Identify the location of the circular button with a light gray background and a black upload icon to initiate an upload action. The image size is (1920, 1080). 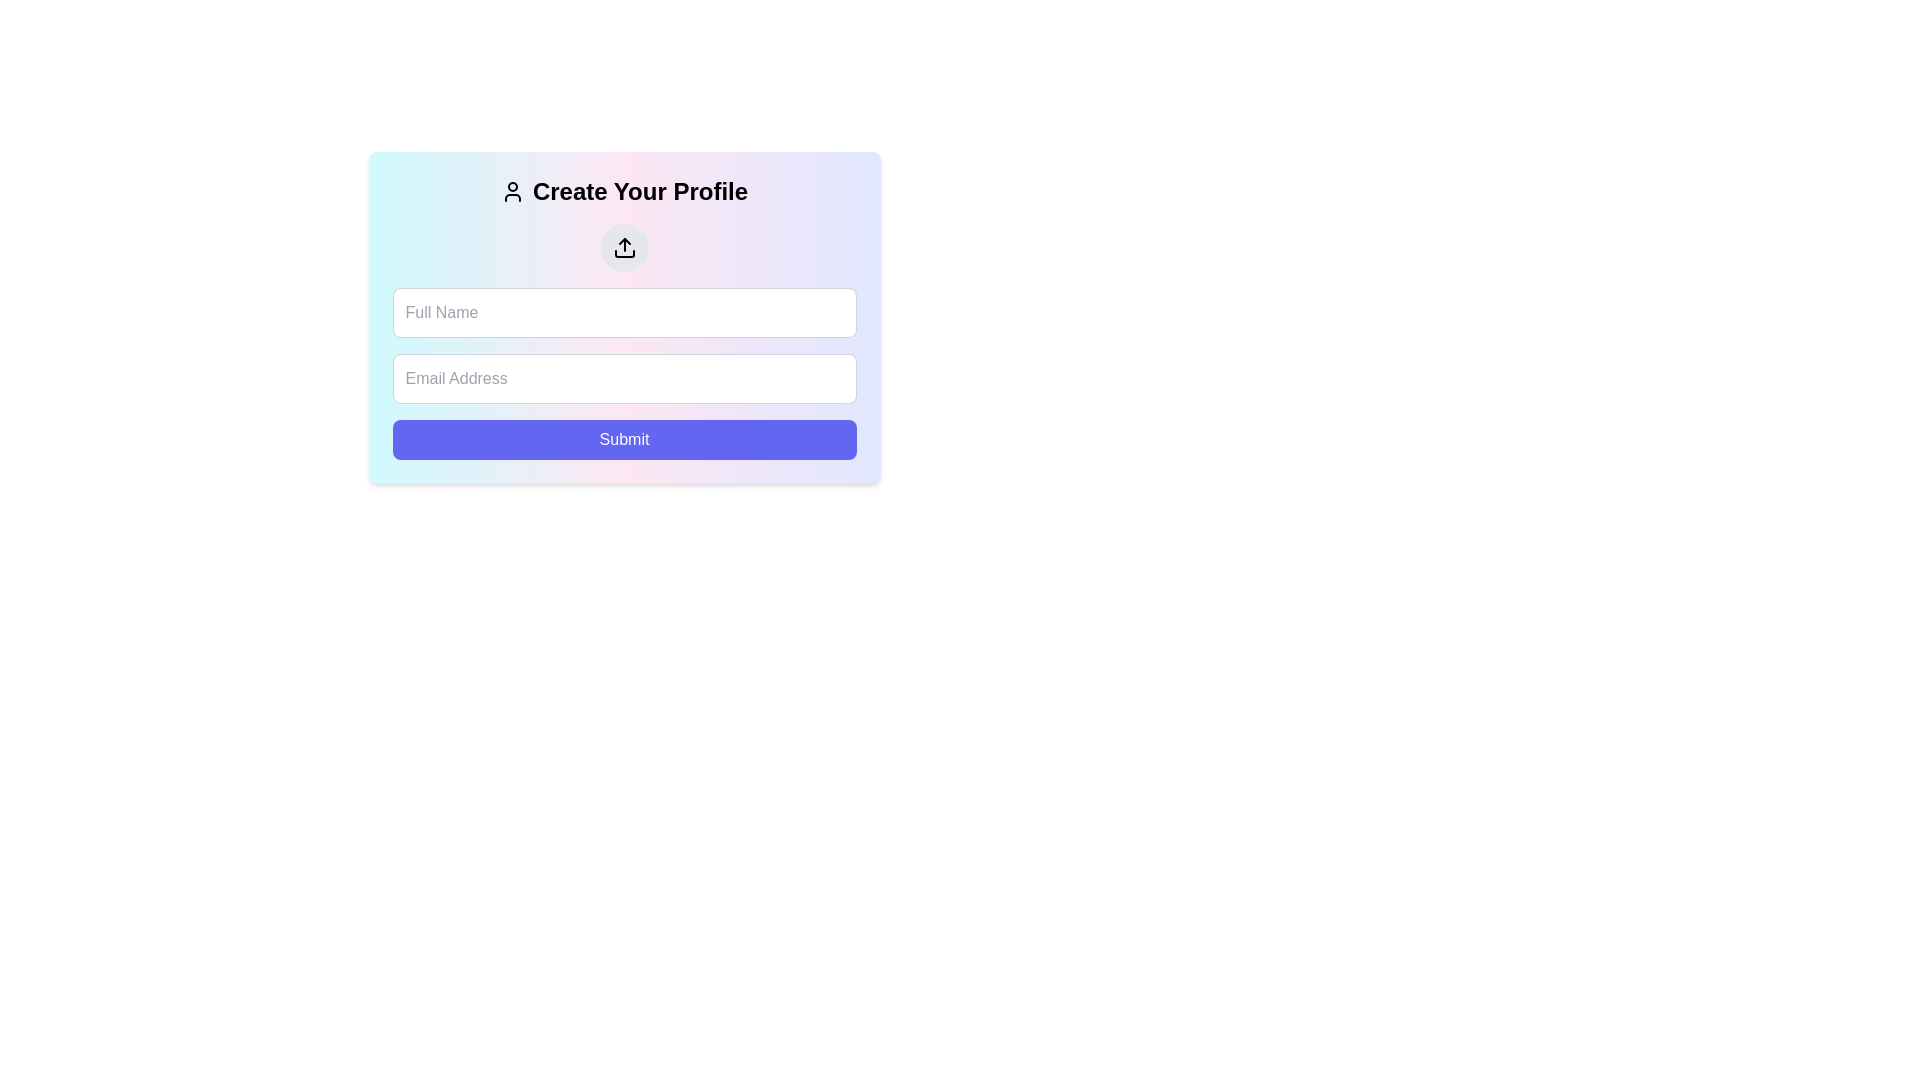
(623, 246).